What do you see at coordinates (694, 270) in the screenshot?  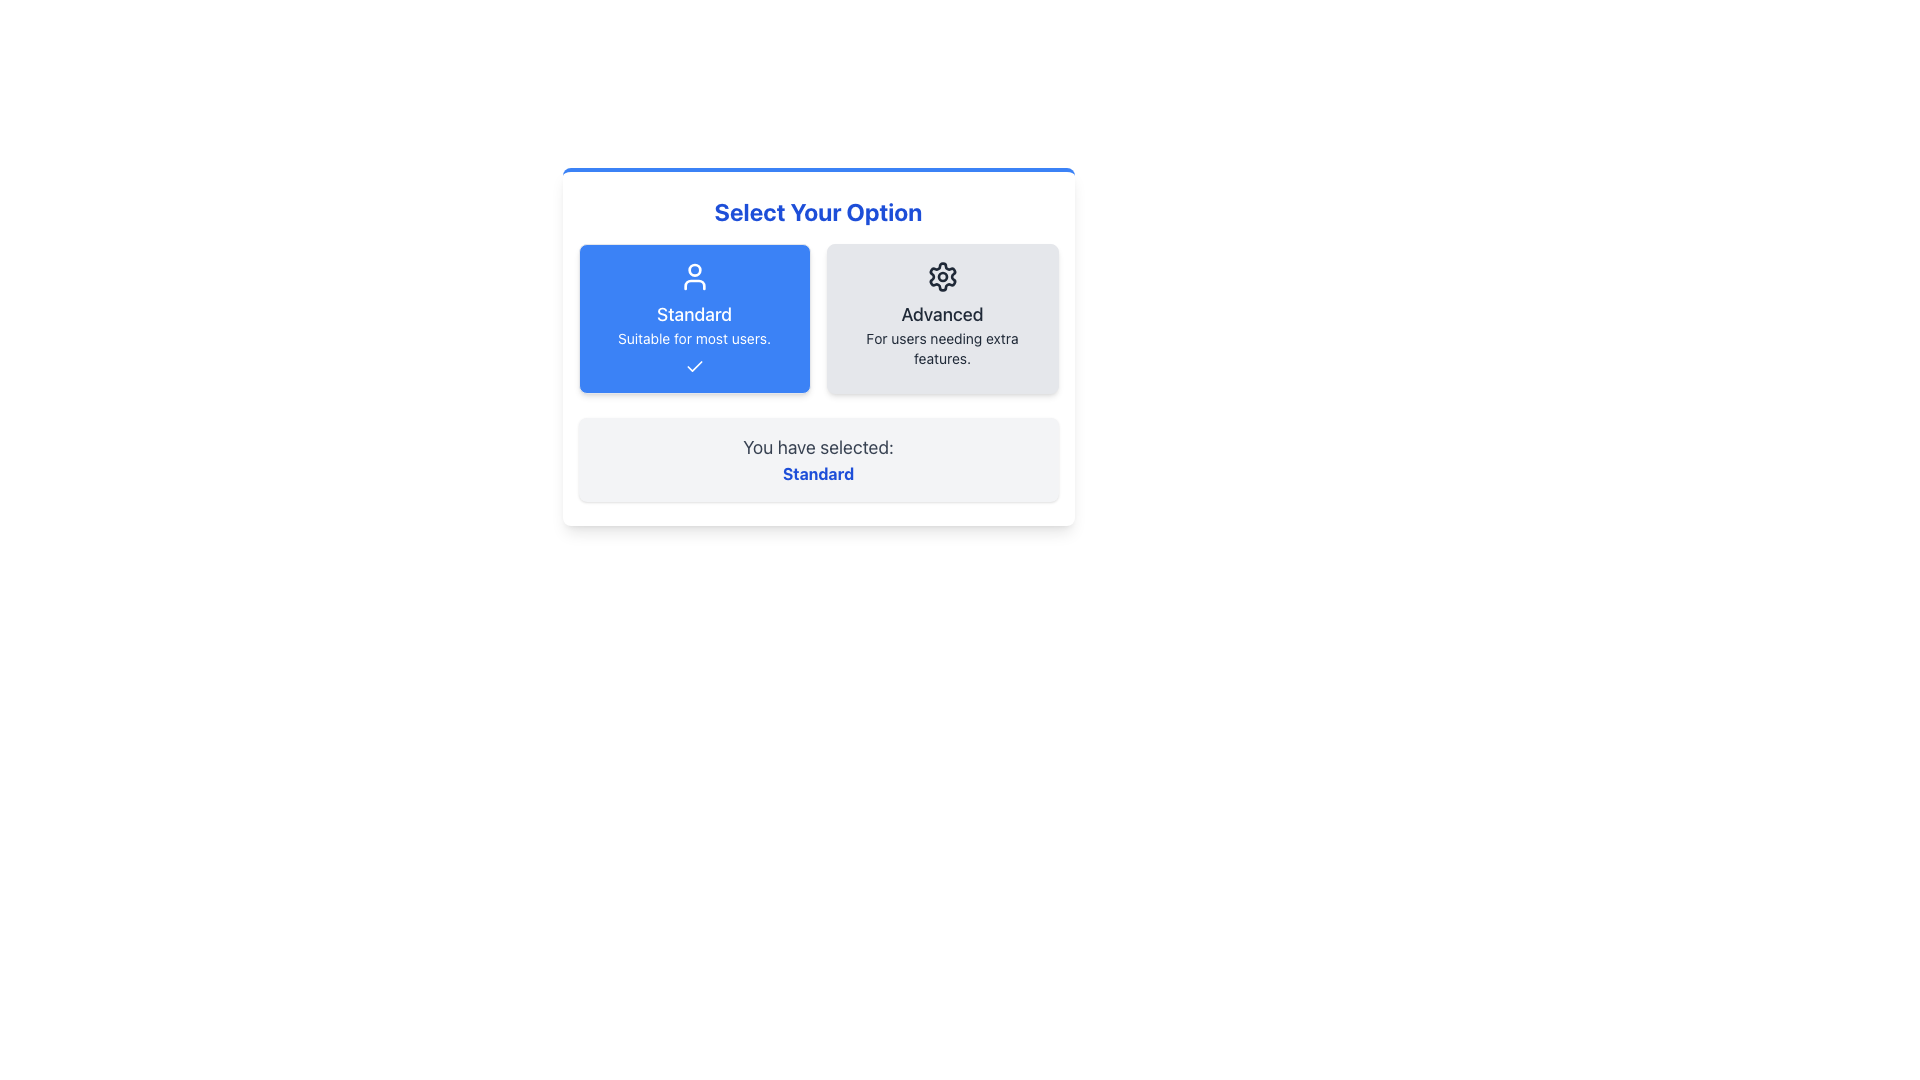 I see `the circular element located within the icon above the 'Standard' option, which is part of a user-friendly design with a blue background` at bounding box center [694, 270].